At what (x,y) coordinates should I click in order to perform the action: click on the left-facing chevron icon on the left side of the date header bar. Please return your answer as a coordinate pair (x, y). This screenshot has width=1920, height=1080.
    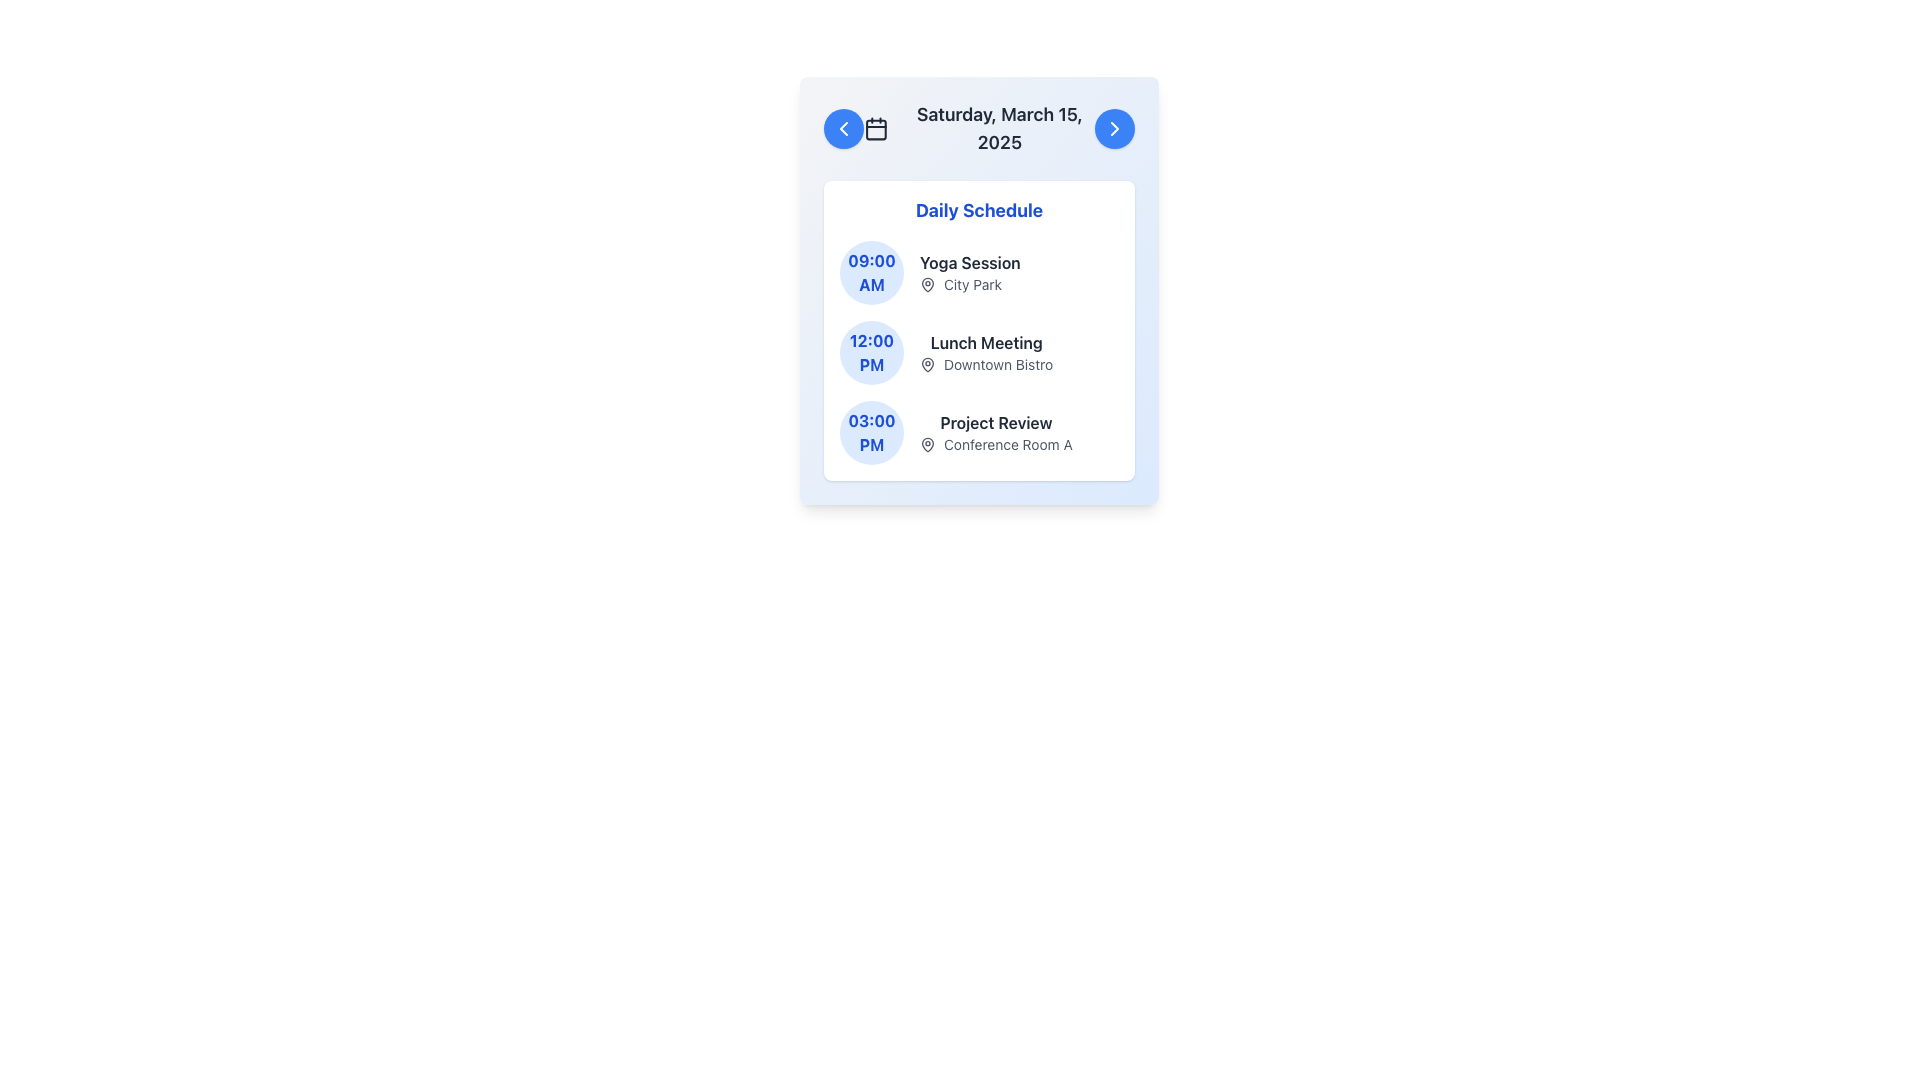
    Looking at the image, I should click on (844, 128).